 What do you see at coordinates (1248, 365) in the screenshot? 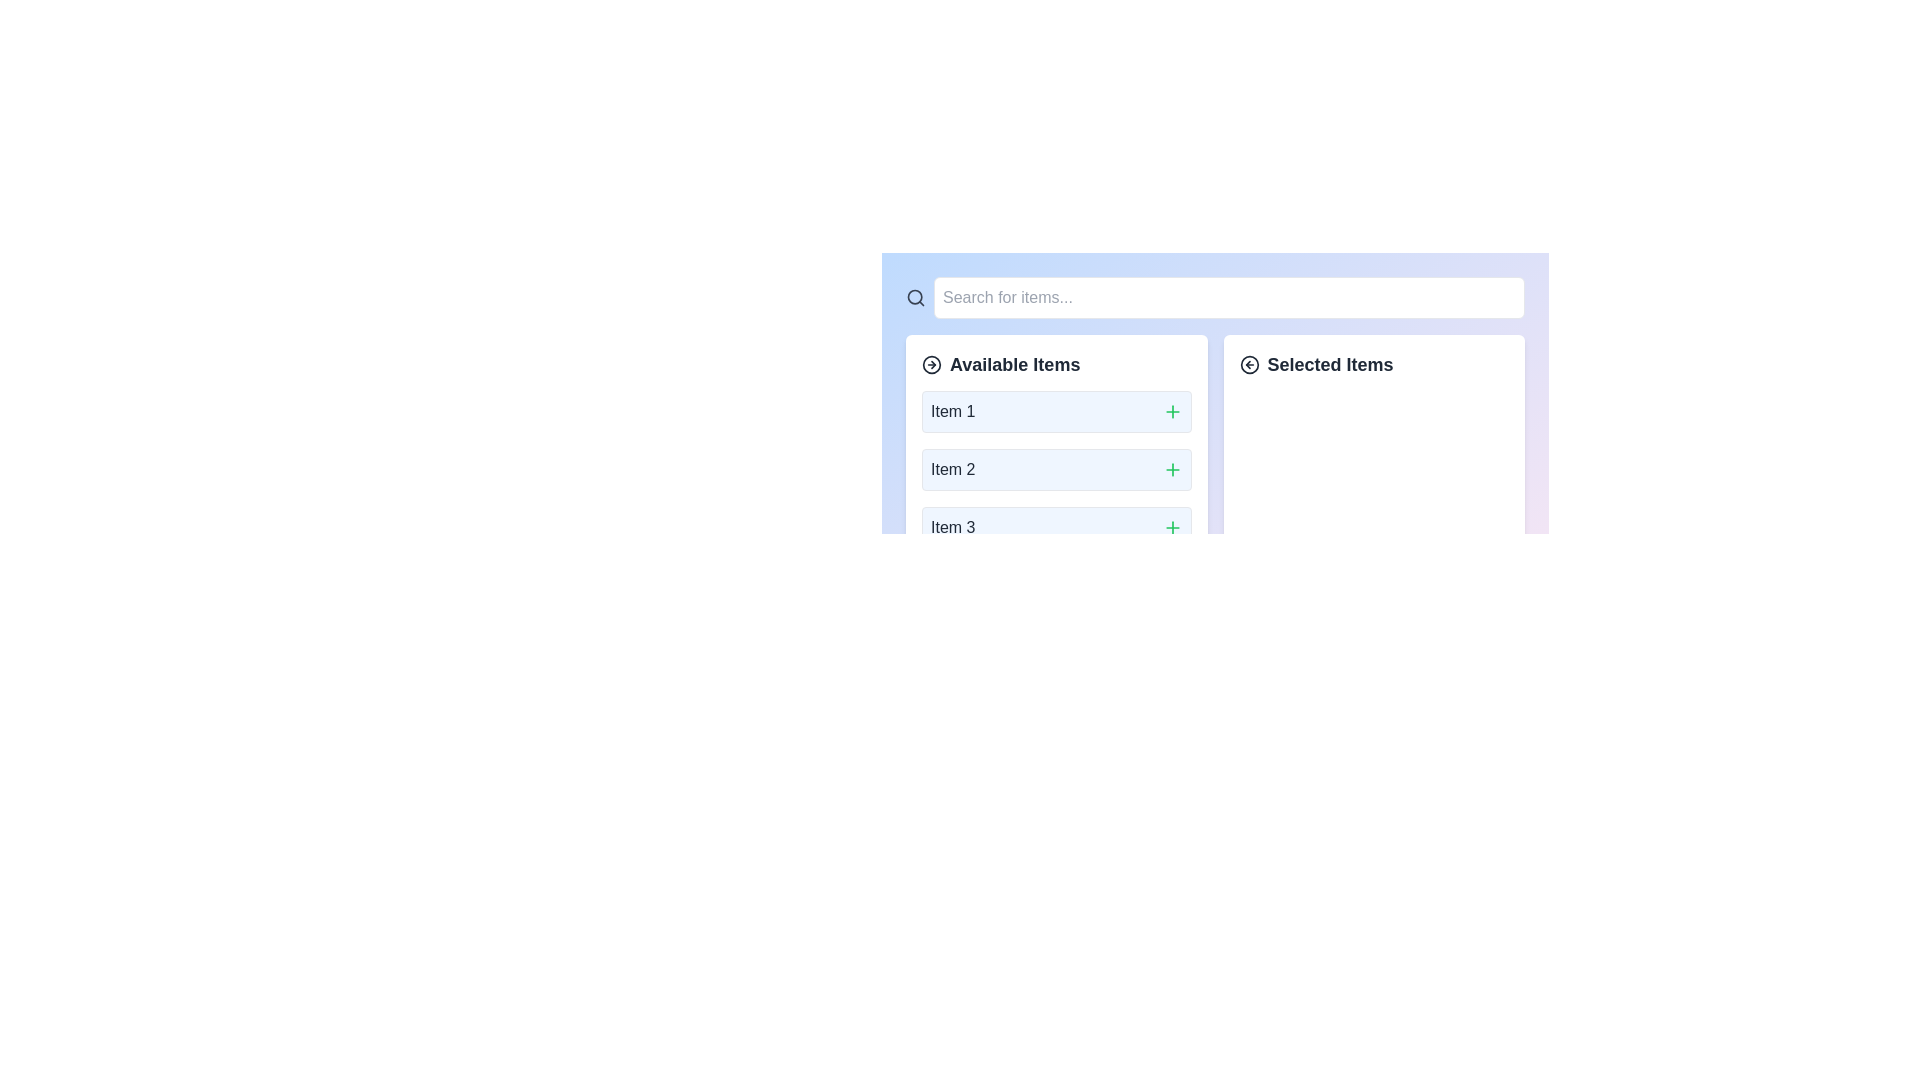
I see `the circular graphical shape that is part of an icon with a leftward arrow, located to the left of the 'Selected Items' header` at bounding box center [1248, 365].